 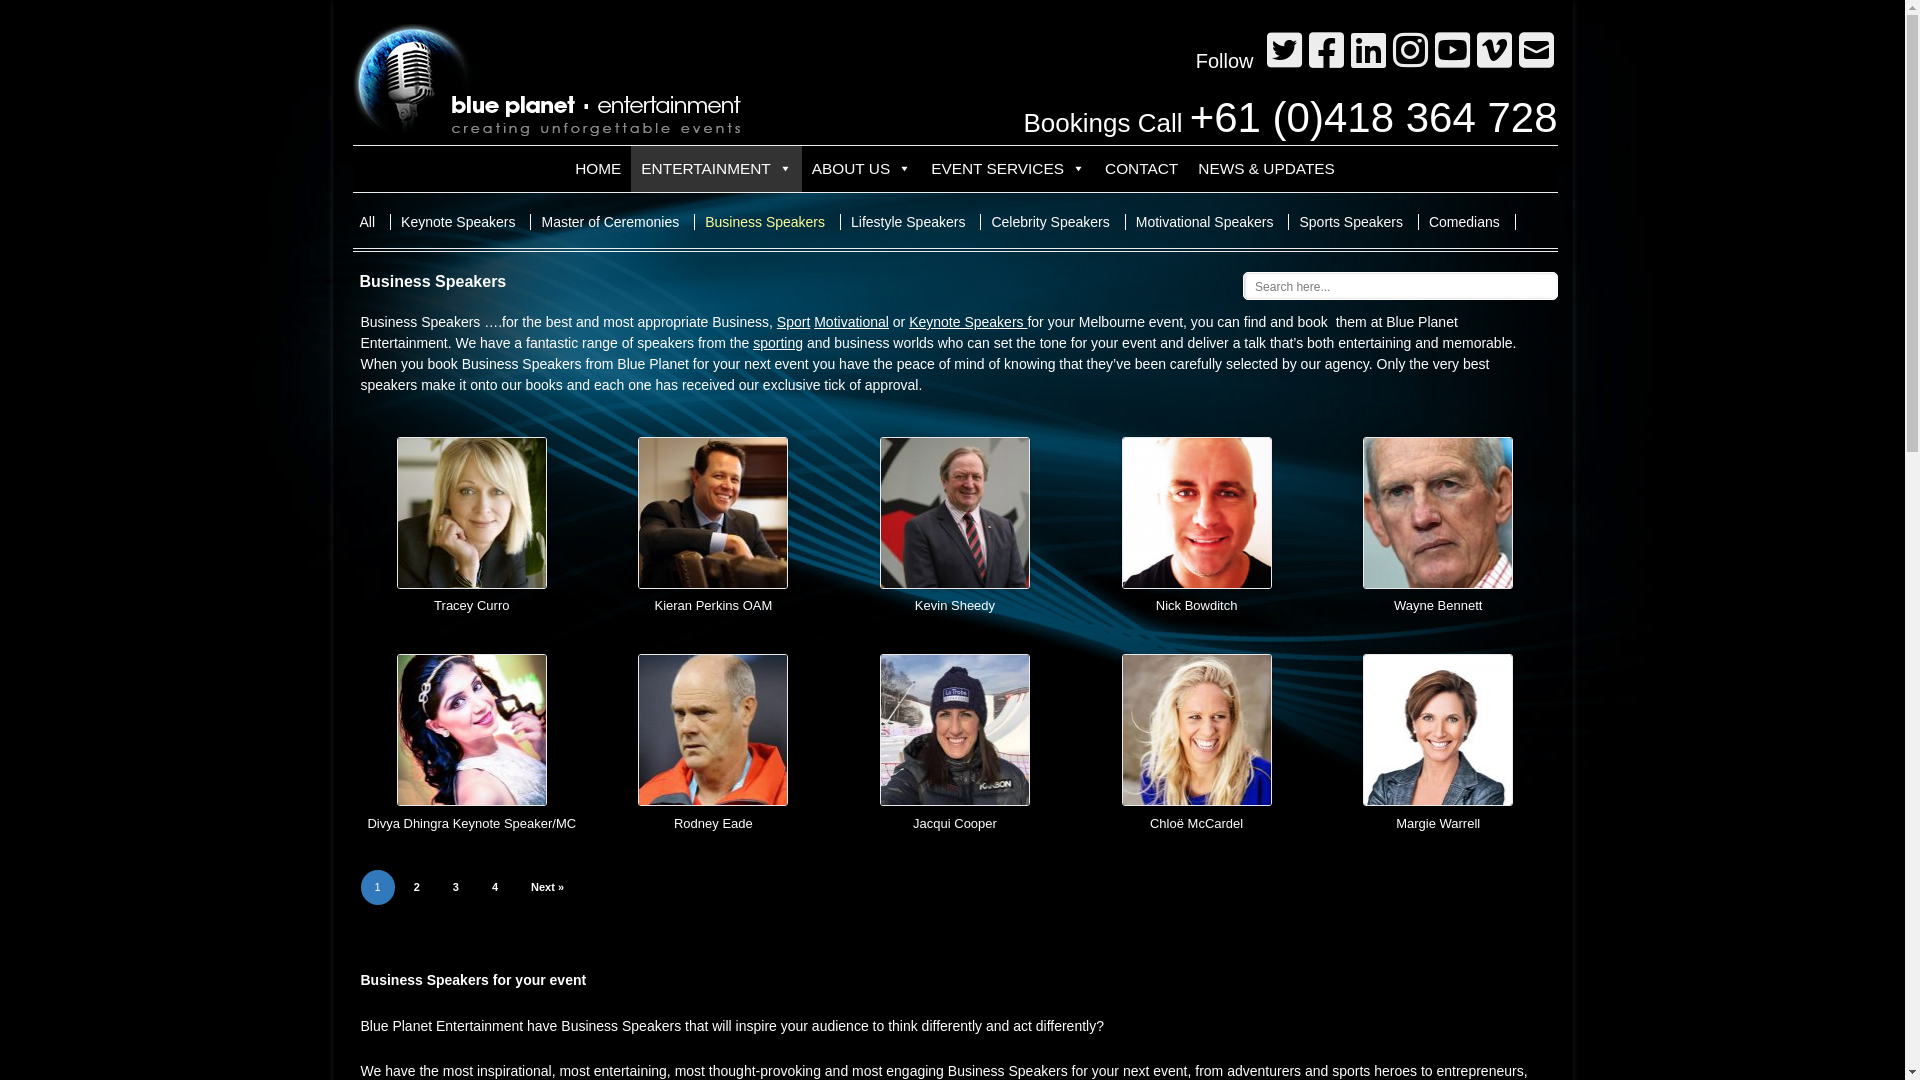 I want to click on 'Margie Warrell', so click(x=1437, y=729).